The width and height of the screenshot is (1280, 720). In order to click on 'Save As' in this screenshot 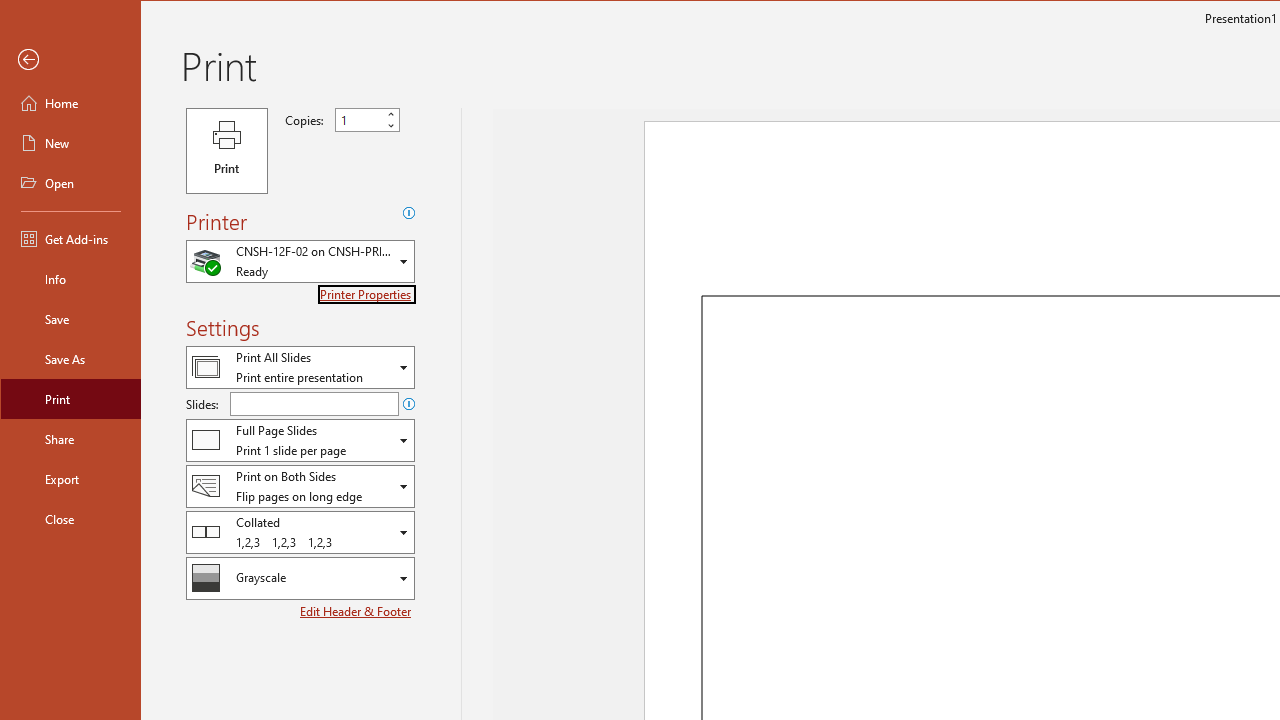, I will do `click(71, 357)`.